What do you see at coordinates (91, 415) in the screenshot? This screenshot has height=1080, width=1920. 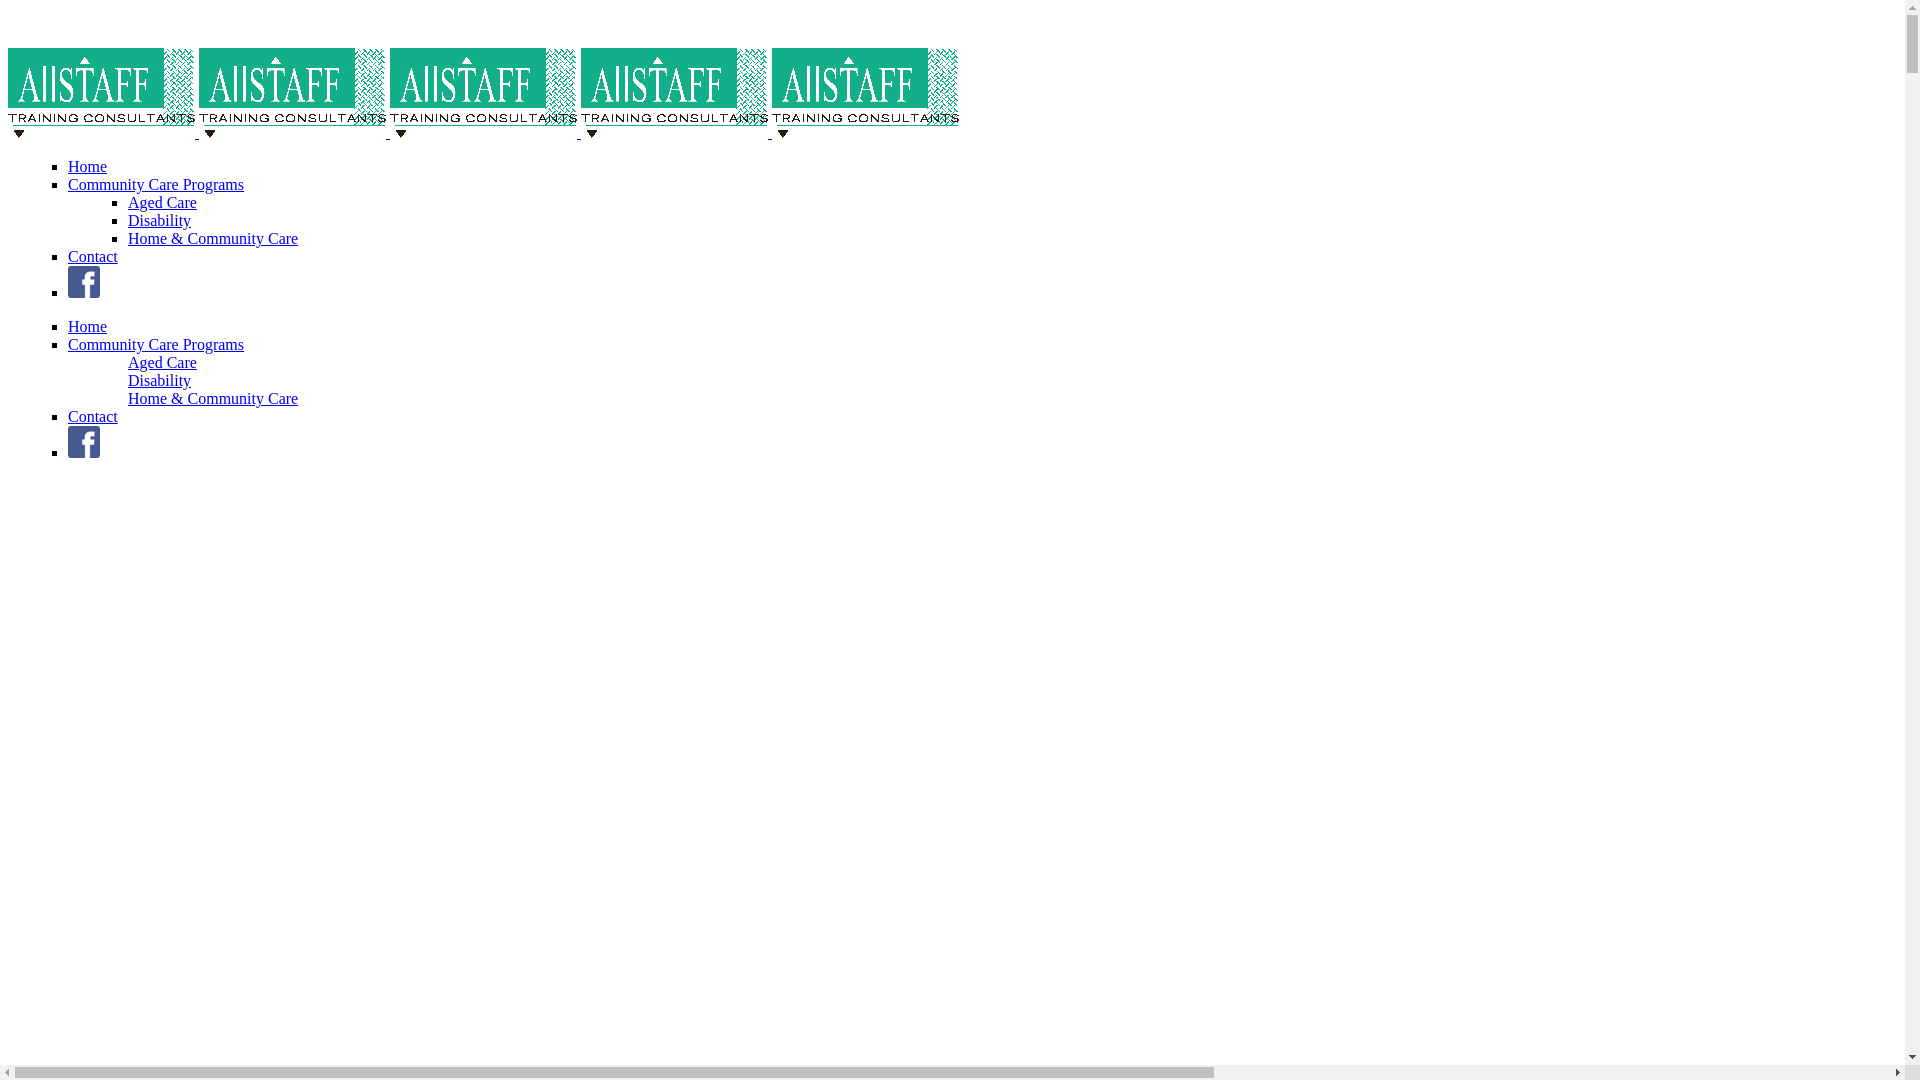 I see `'Contact'` at bounding box center [91, 415].